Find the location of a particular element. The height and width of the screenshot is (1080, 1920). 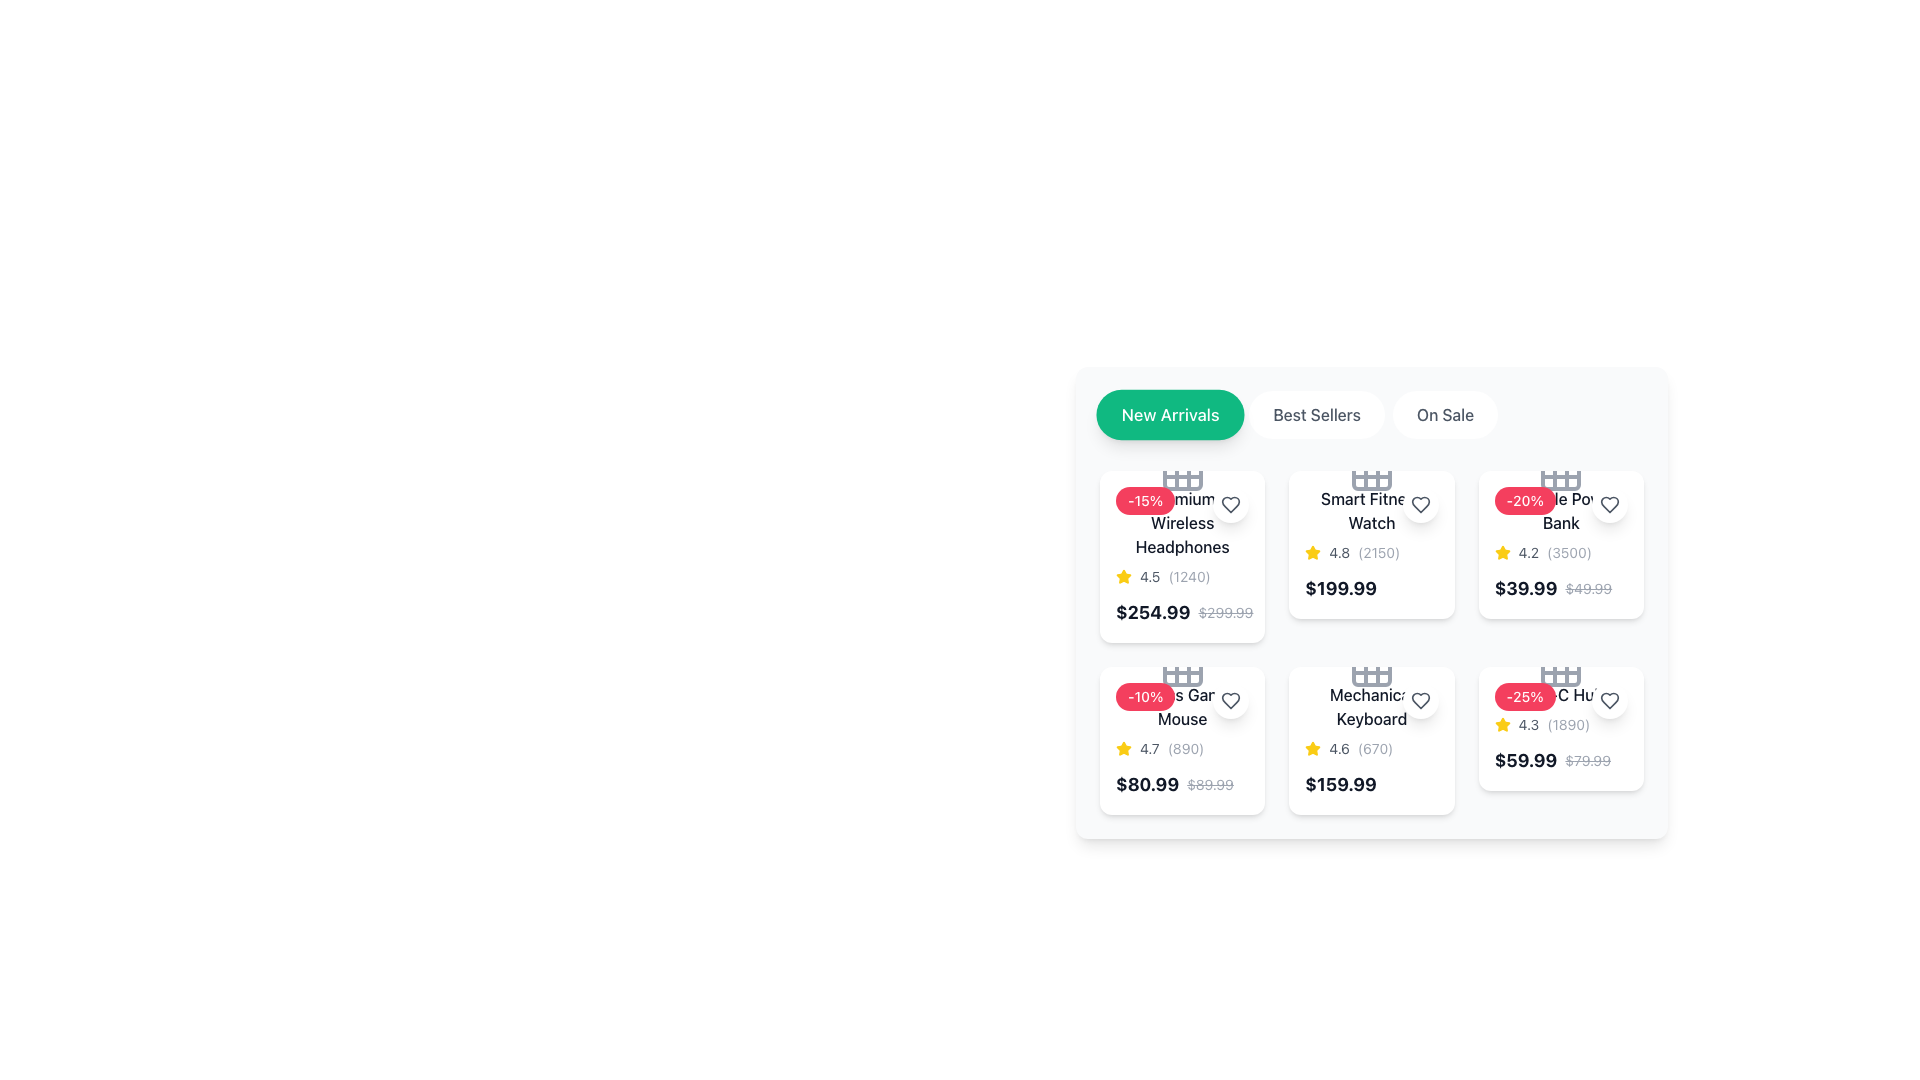

the heart button located in the top-right corner of the 'Mechanical Keyboard' product card is located at coordinates (1419, 700).